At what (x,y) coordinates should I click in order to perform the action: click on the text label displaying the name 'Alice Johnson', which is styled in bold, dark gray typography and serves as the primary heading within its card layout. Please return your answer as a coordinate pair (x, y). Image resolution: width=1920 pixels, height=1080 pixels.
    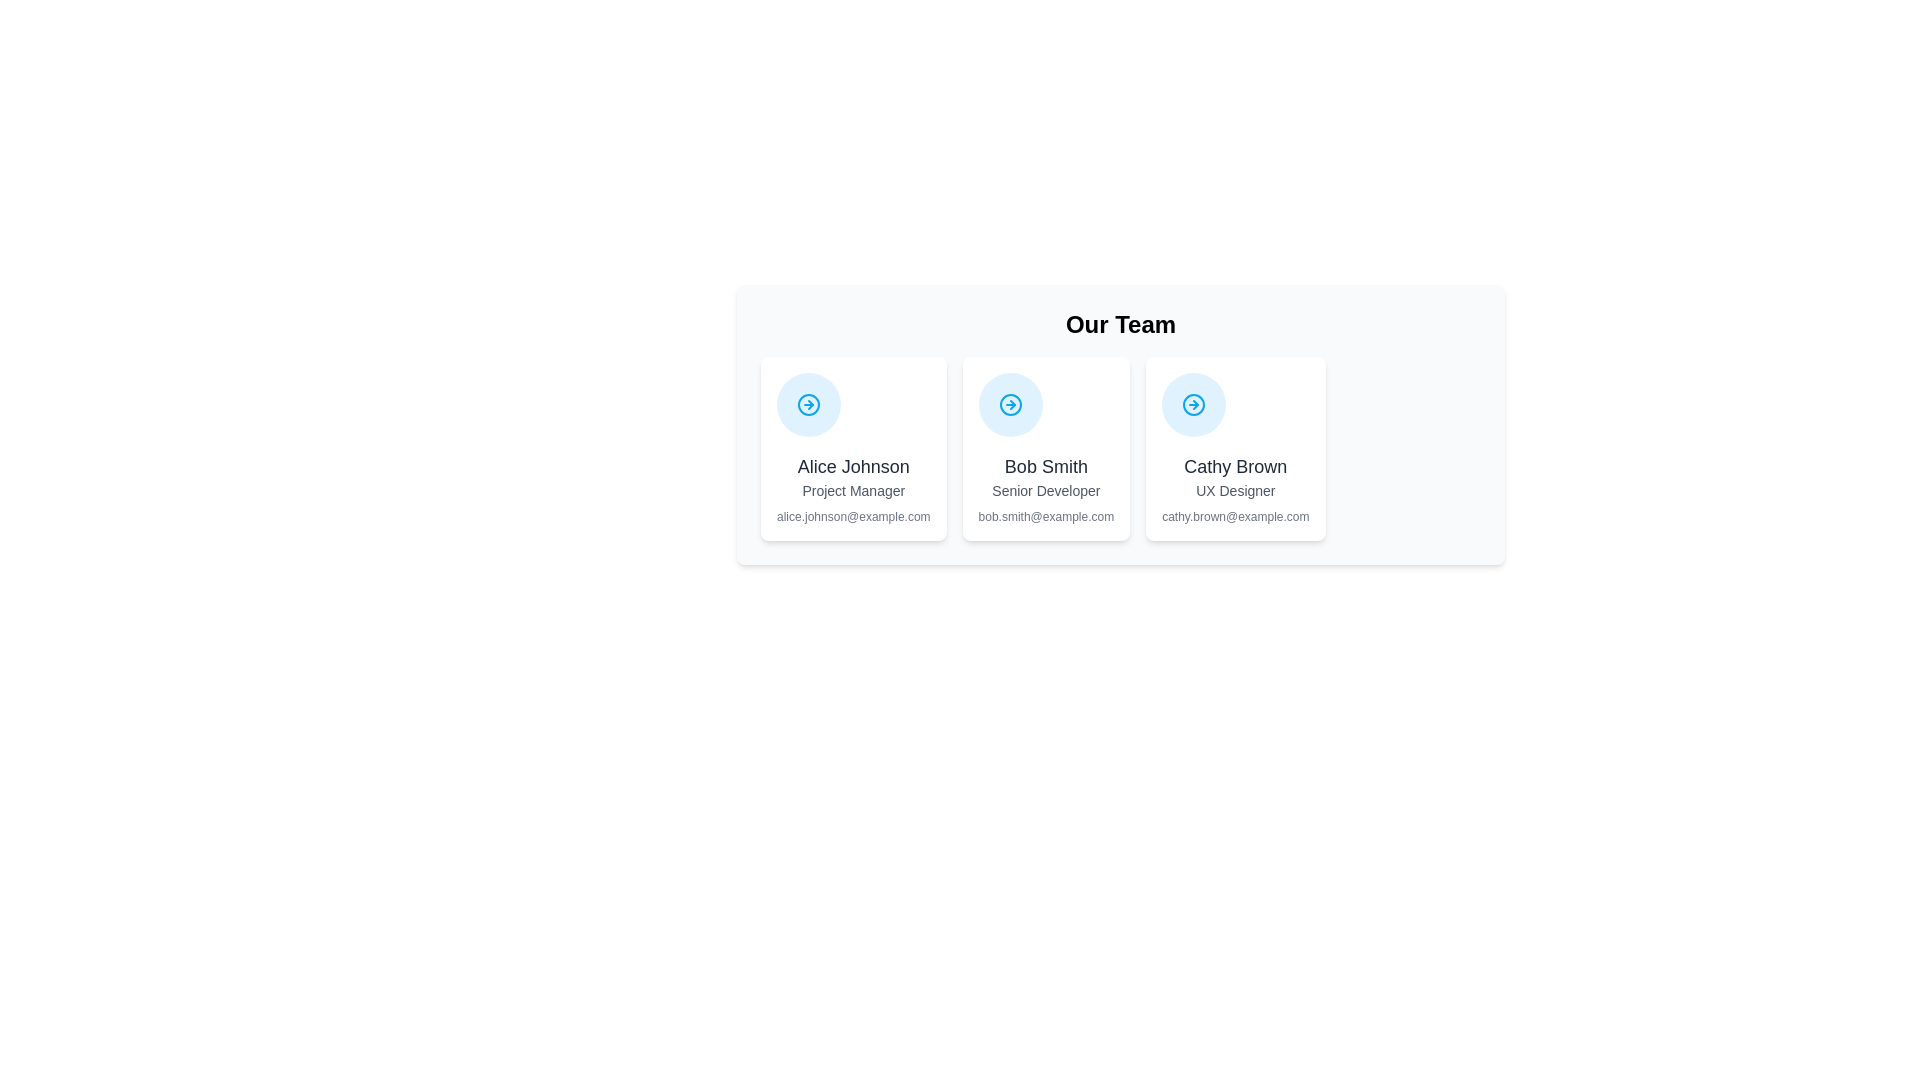
    Looking at the image, I should click on (853, 466).